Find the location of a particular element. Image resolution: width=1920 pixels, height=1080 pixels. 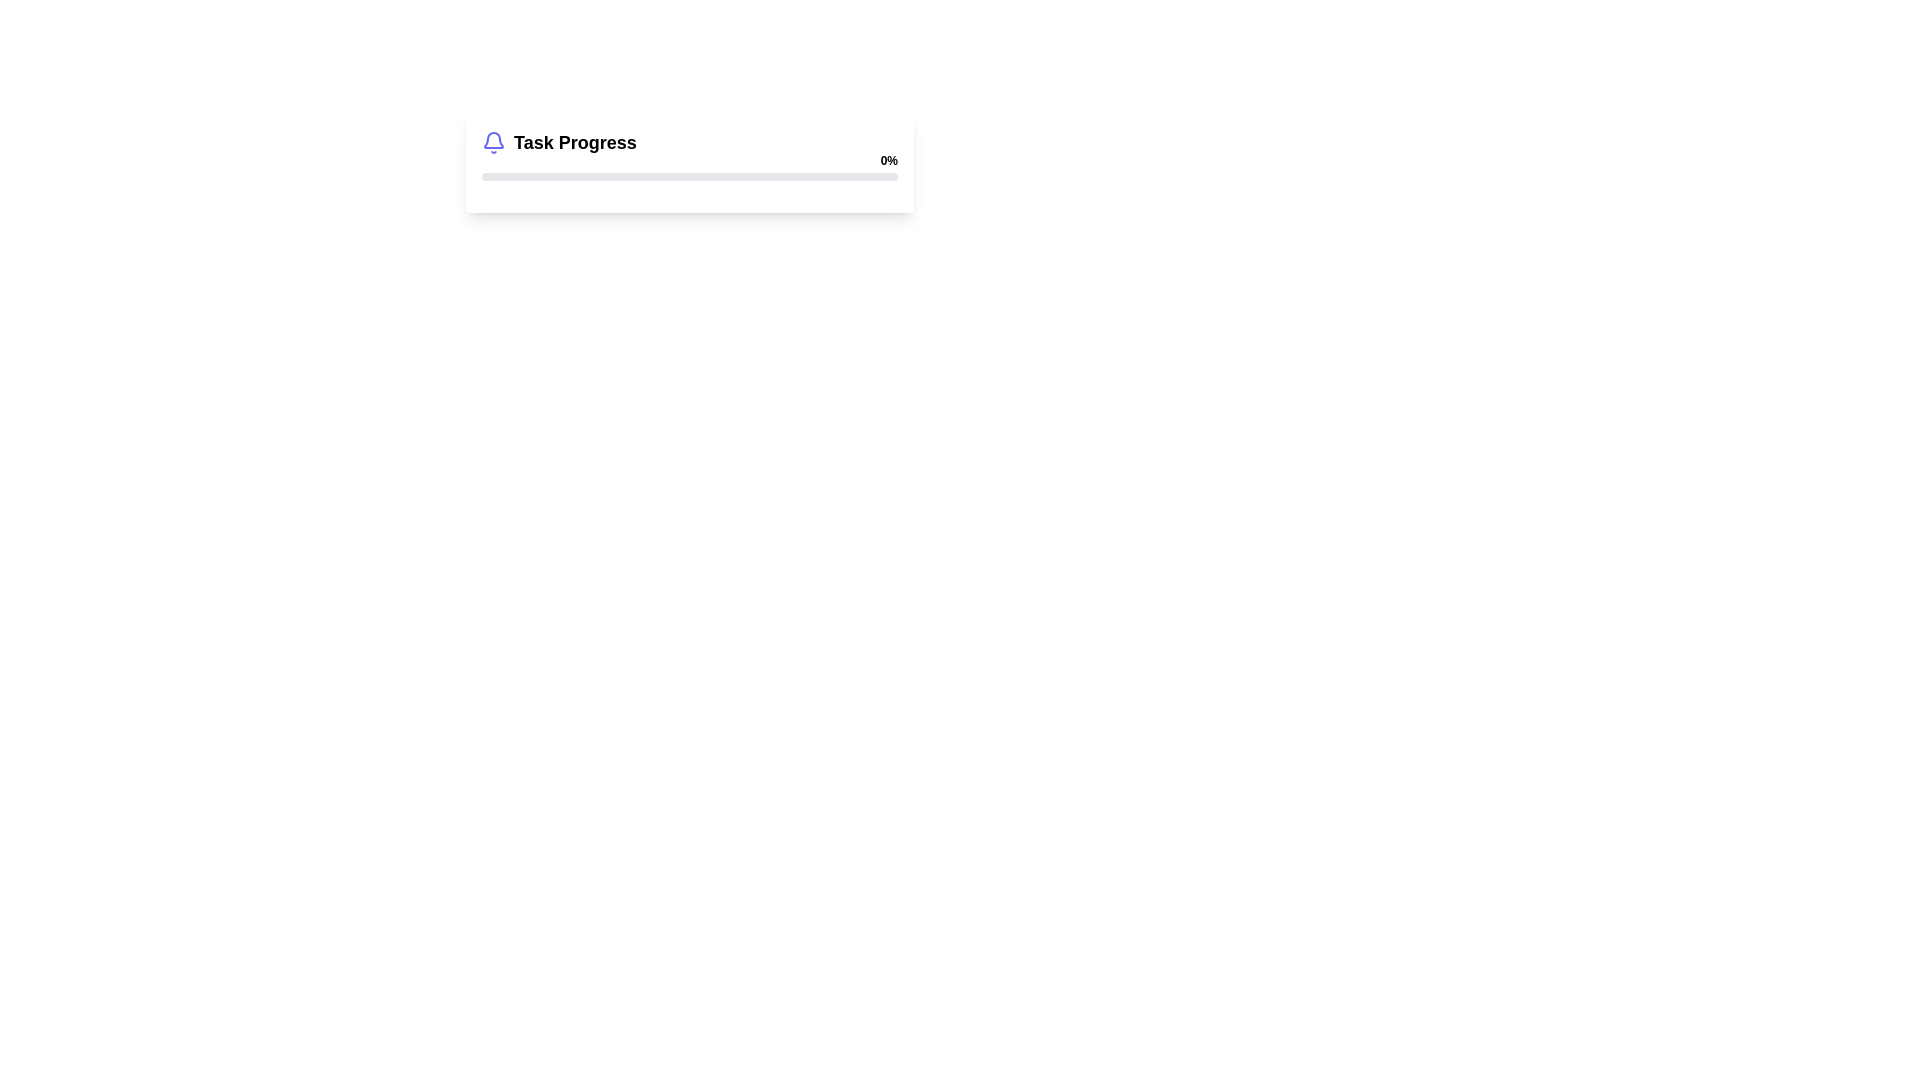

the bell icon, which is a vector graphic with a clean design, located adjacent to the 'Task Progress' progress bar is located at coordinates (494, 139).